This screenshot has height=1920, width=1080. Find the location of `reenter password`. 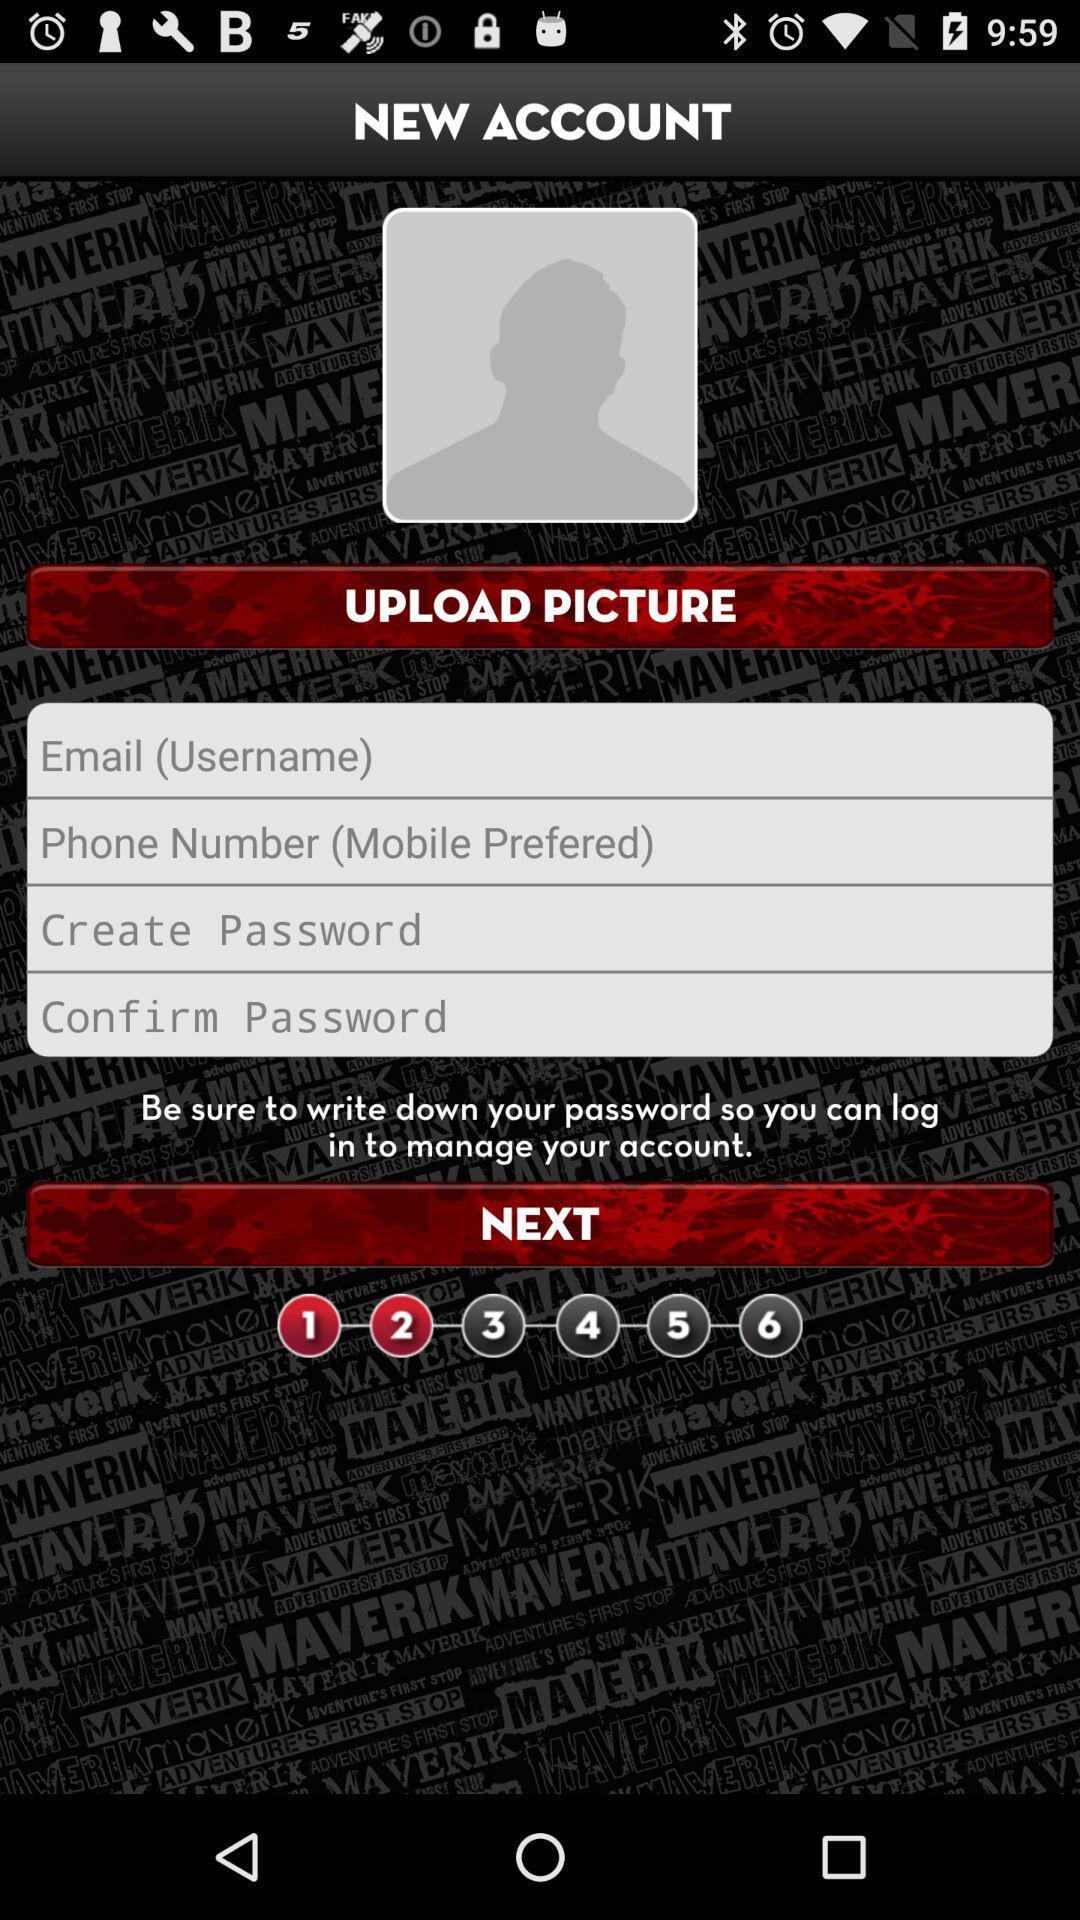

reenter password is located at coordinates (540, 1015).